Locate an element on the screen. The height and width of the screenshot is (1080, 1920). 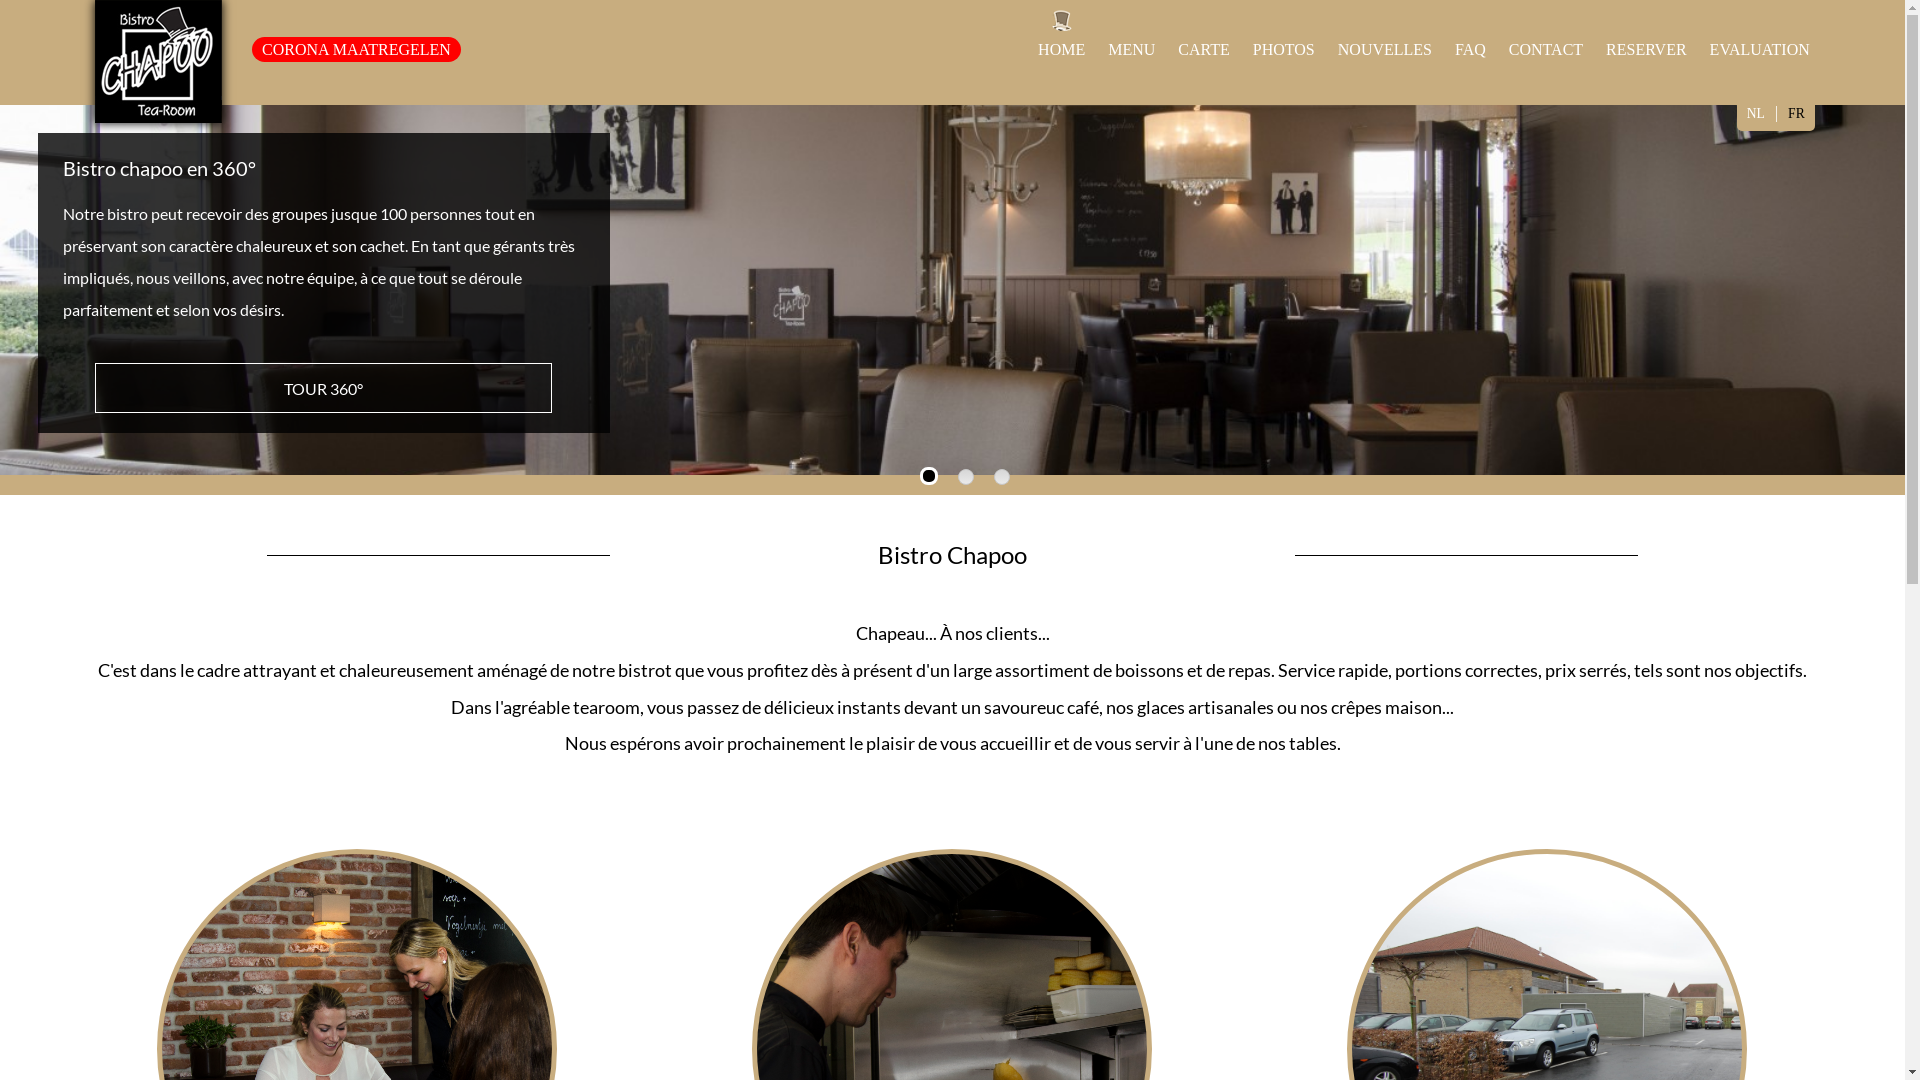
'CORONA MAATREGELEN' is located at coordinates (356, 48).